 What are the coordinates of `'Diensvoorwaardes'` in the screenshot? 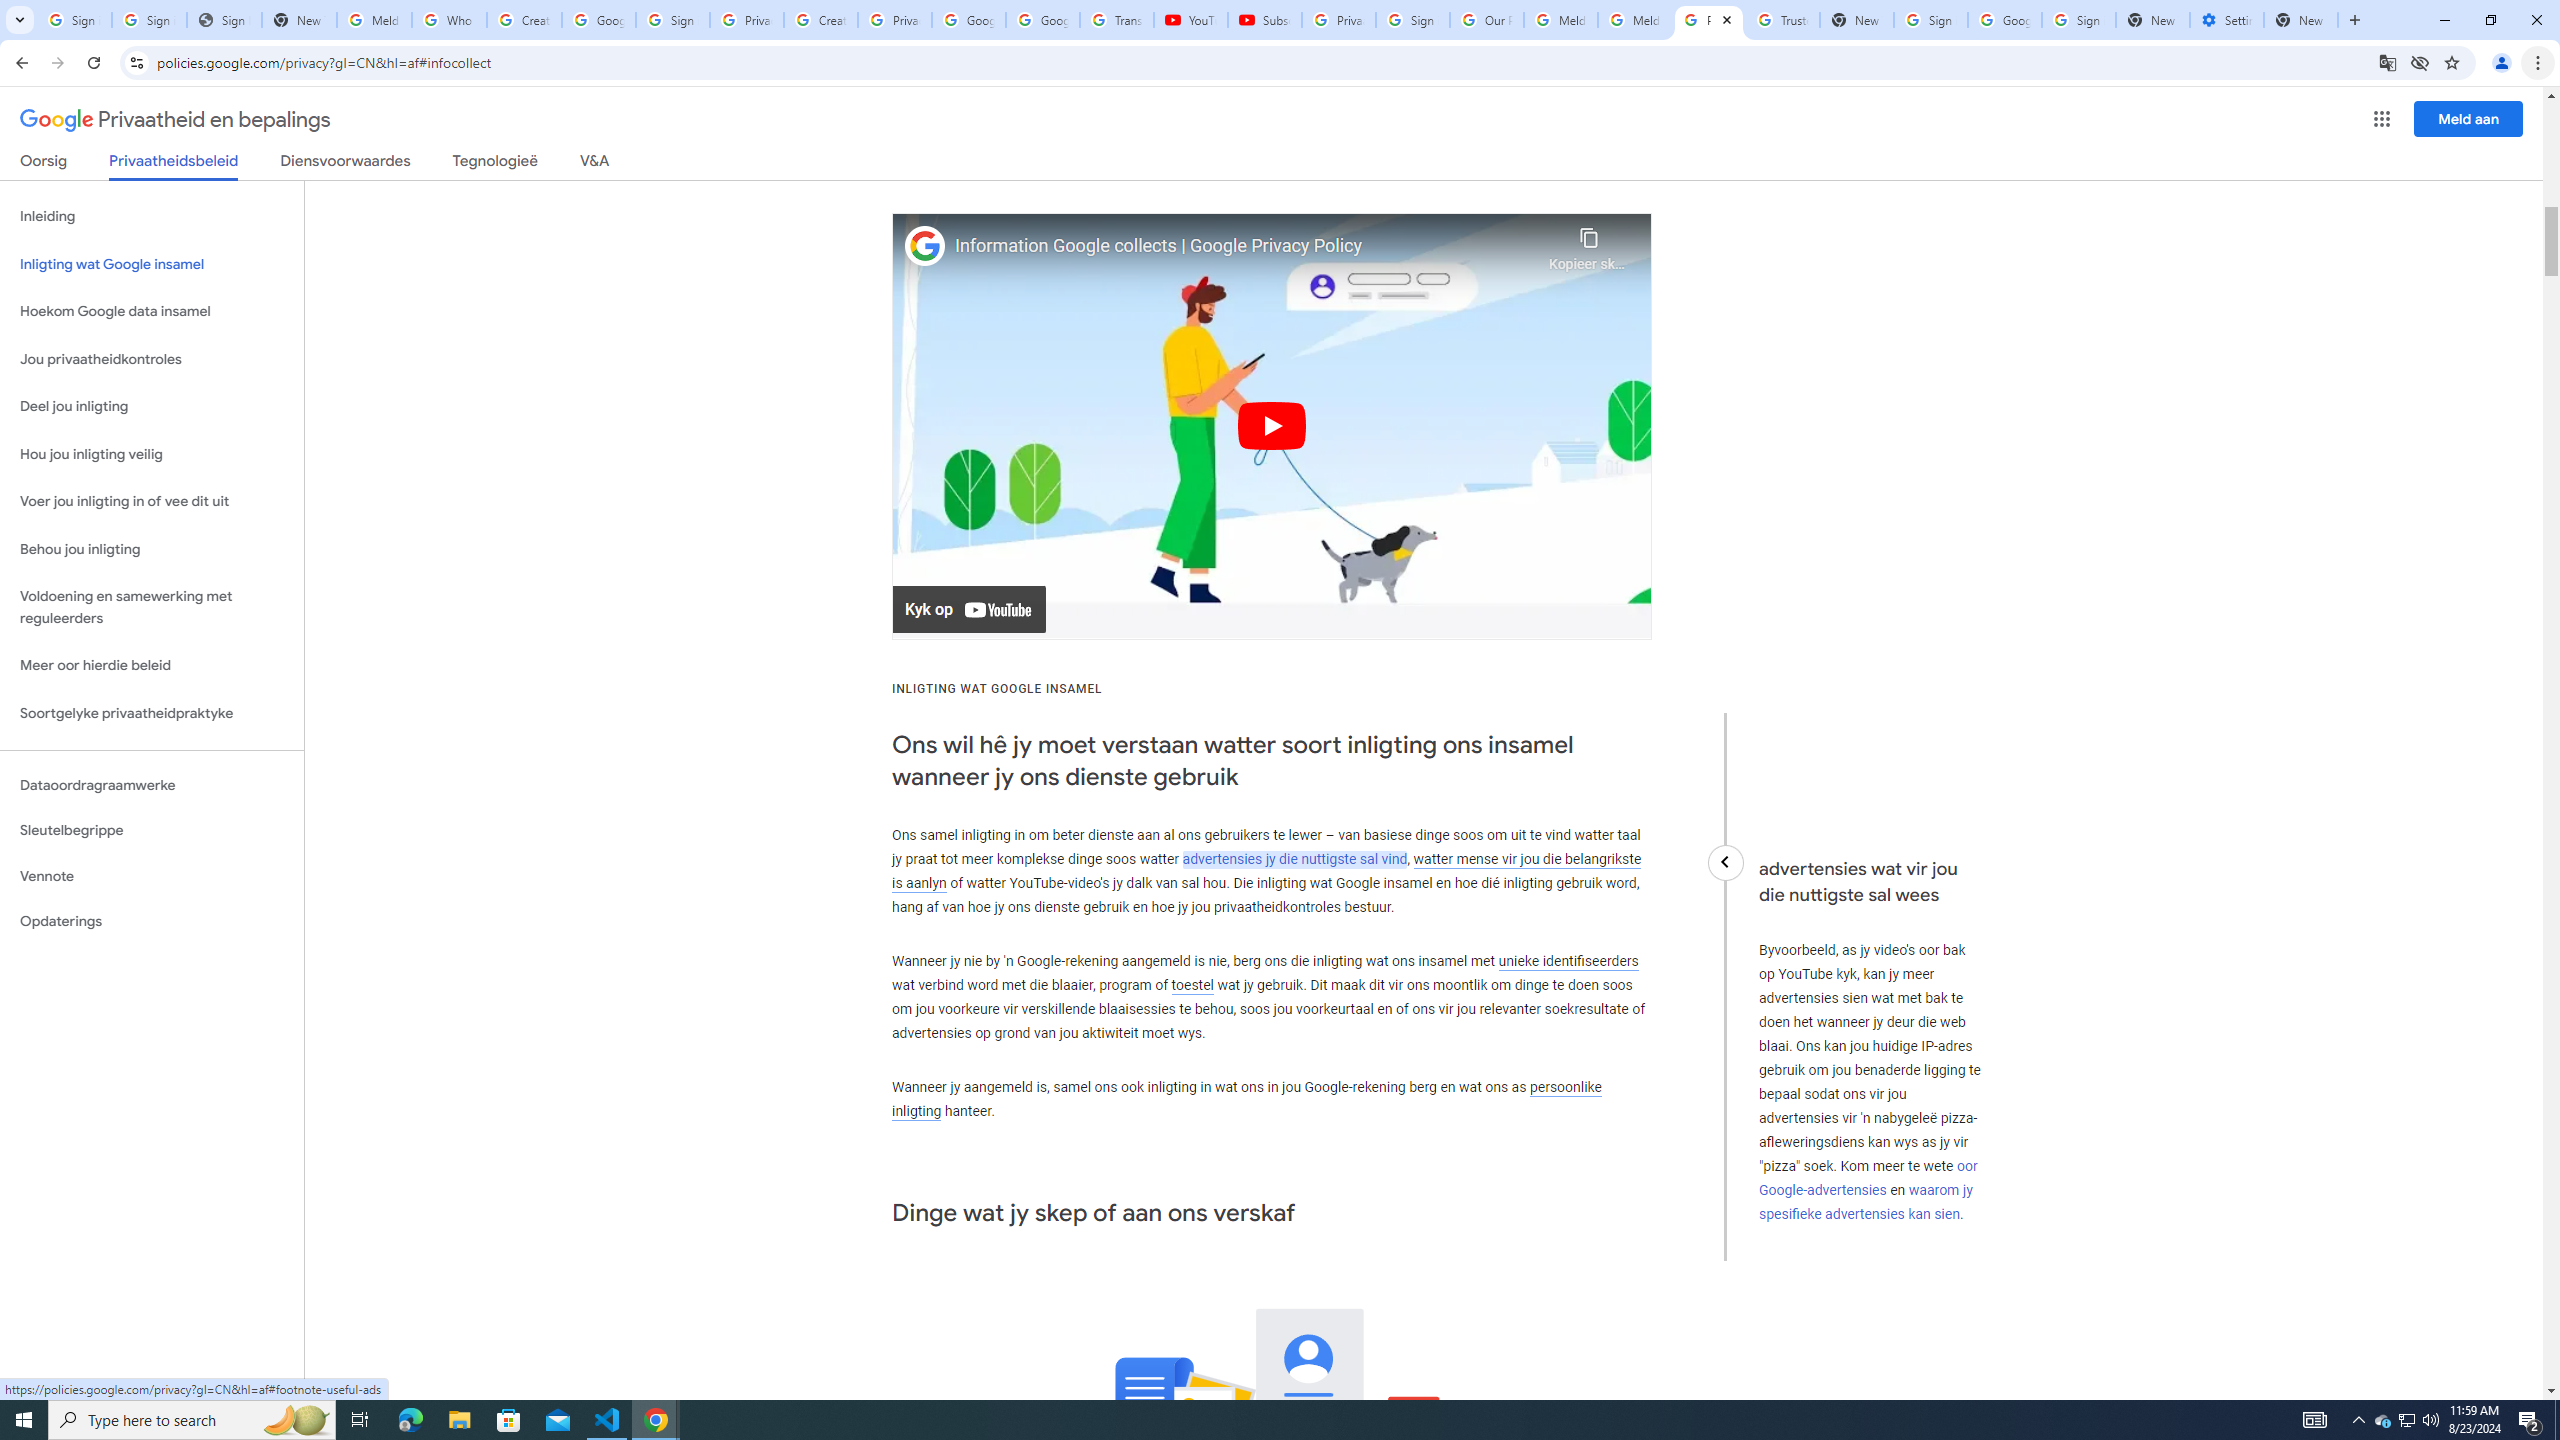 It's located at (345, 164).